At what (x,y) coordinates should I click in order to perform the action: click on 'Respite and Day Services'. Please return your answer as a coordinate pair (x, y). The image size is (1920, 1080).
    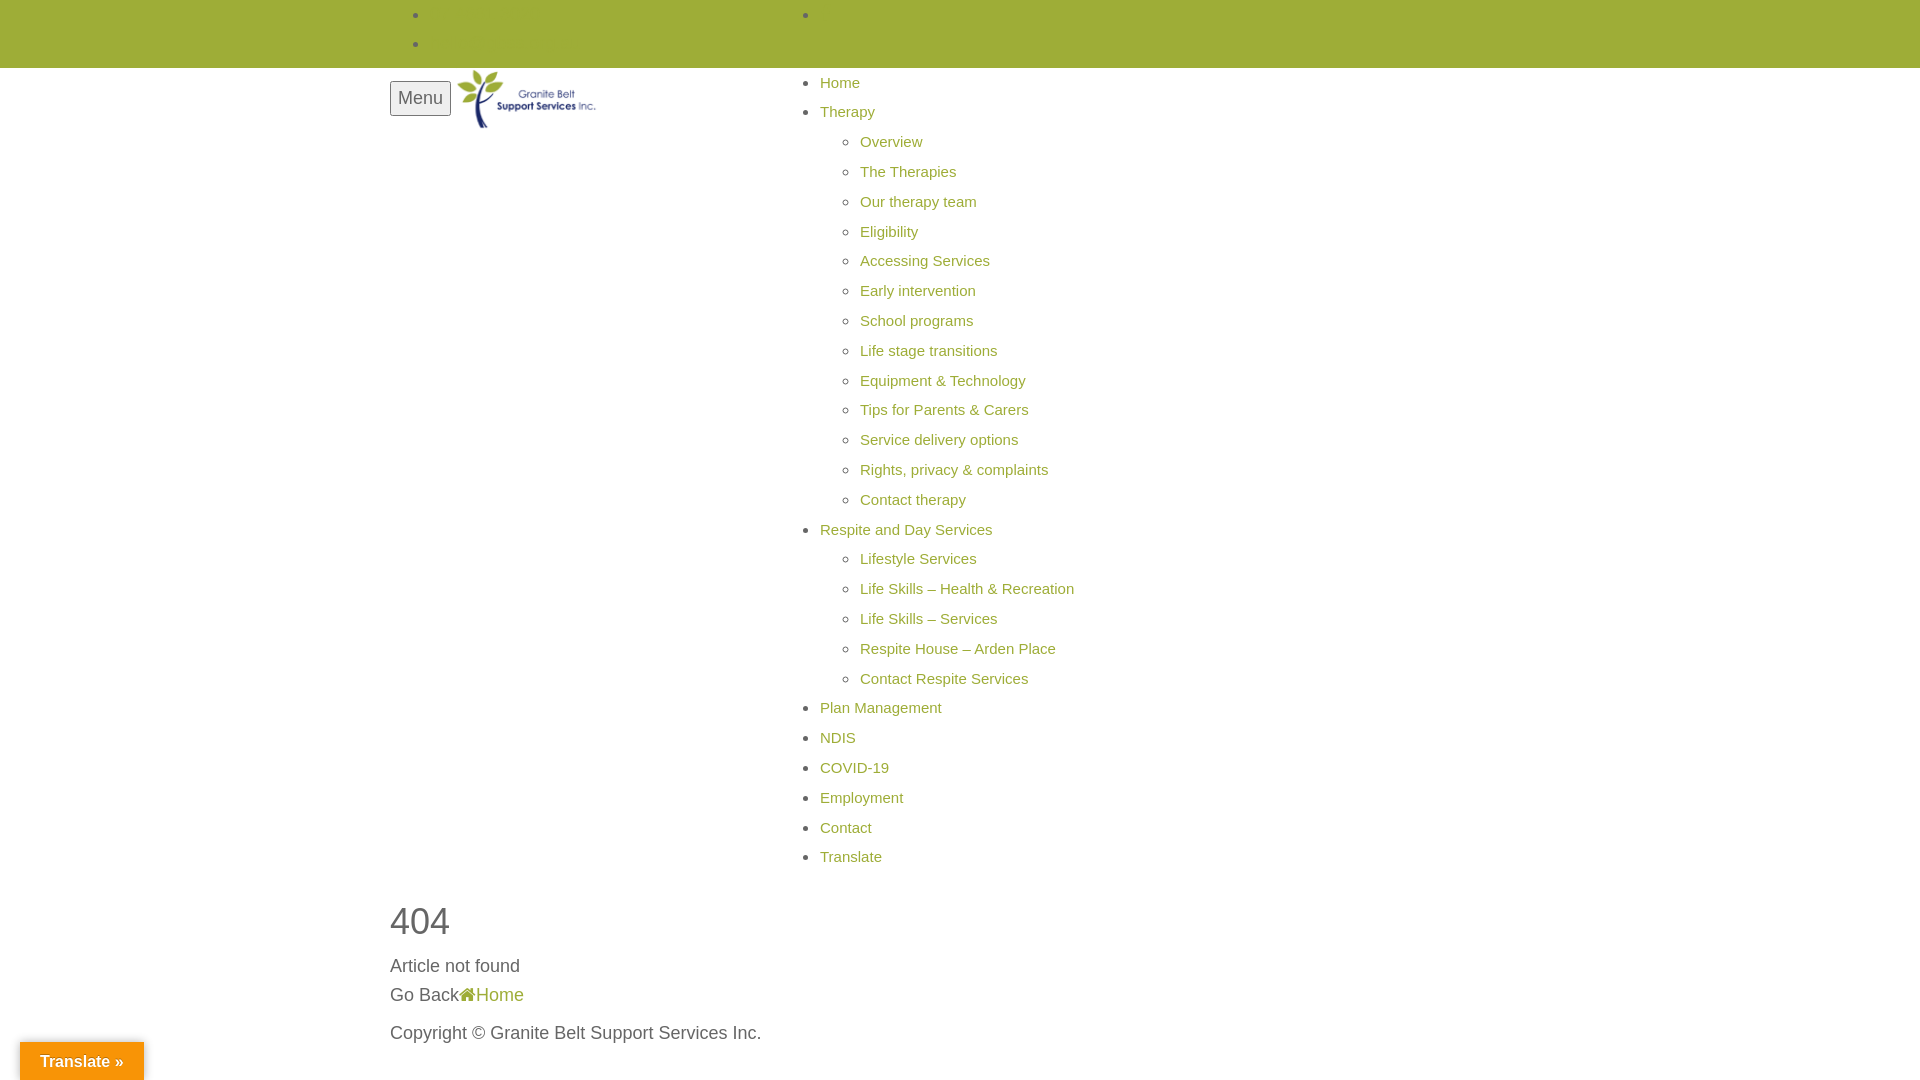
    Looking at the image, I should click on (905, 528).